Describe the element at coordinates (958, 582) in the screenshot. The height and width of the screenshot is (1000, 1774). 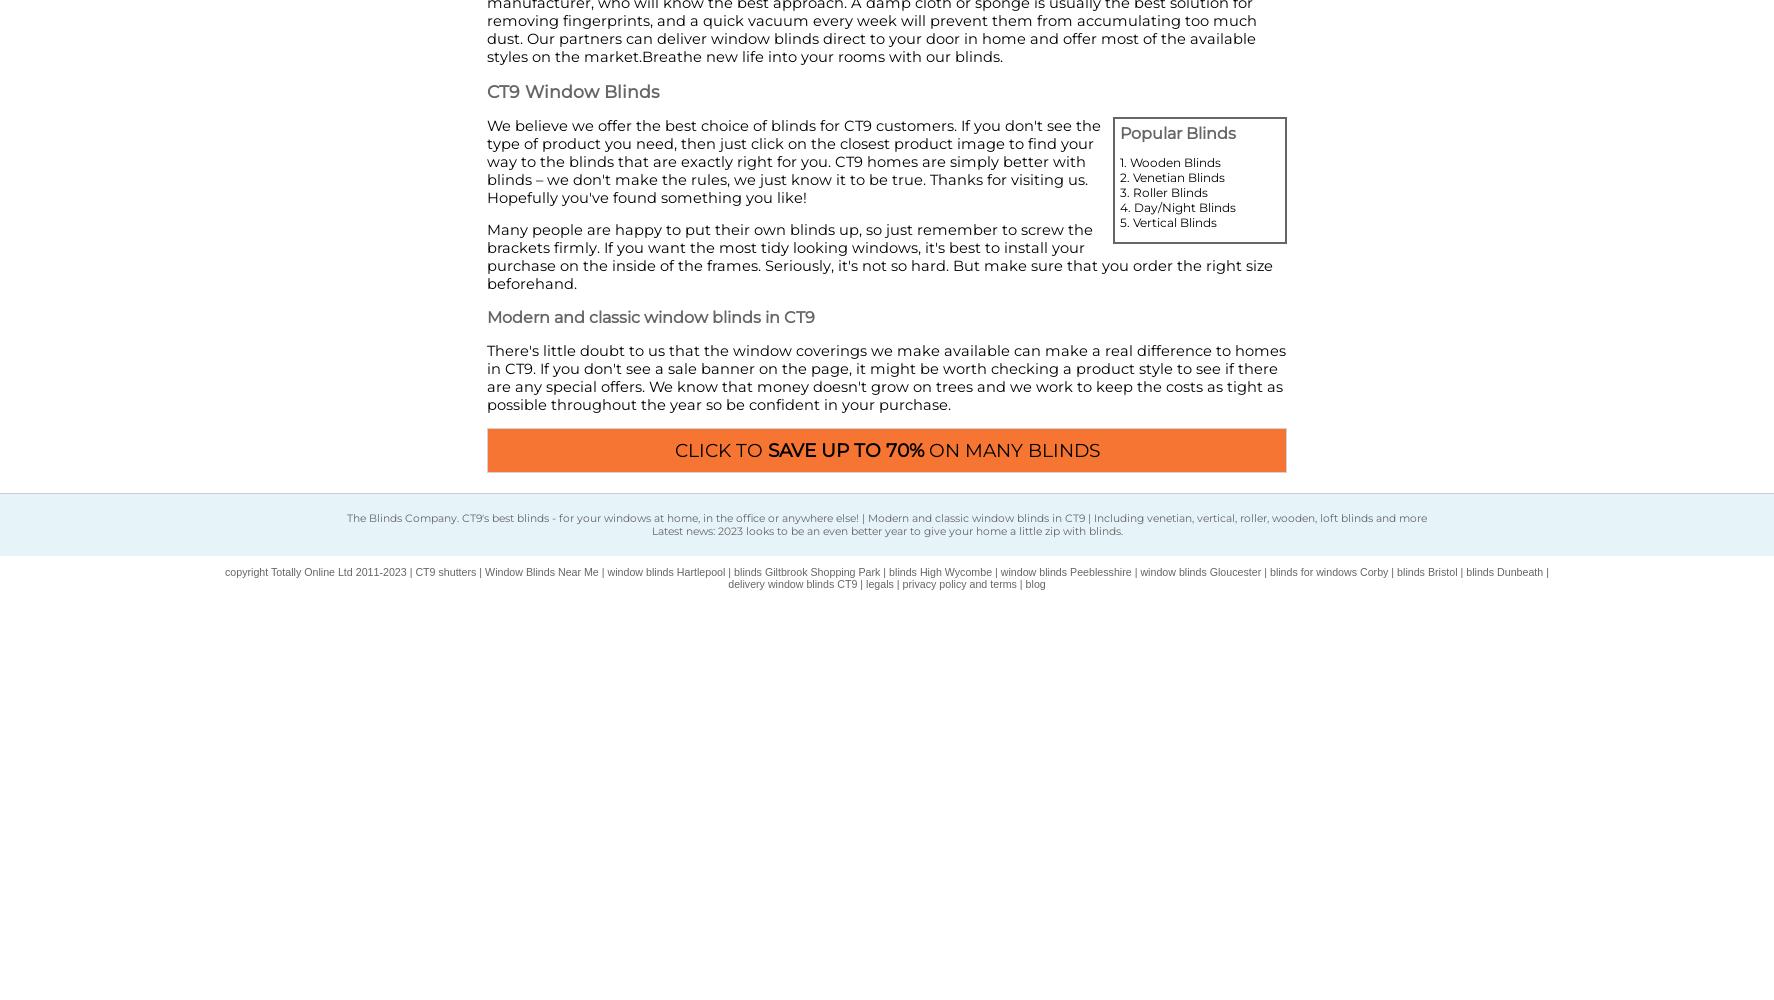
I see `'privacy policy and terms'` at that location.